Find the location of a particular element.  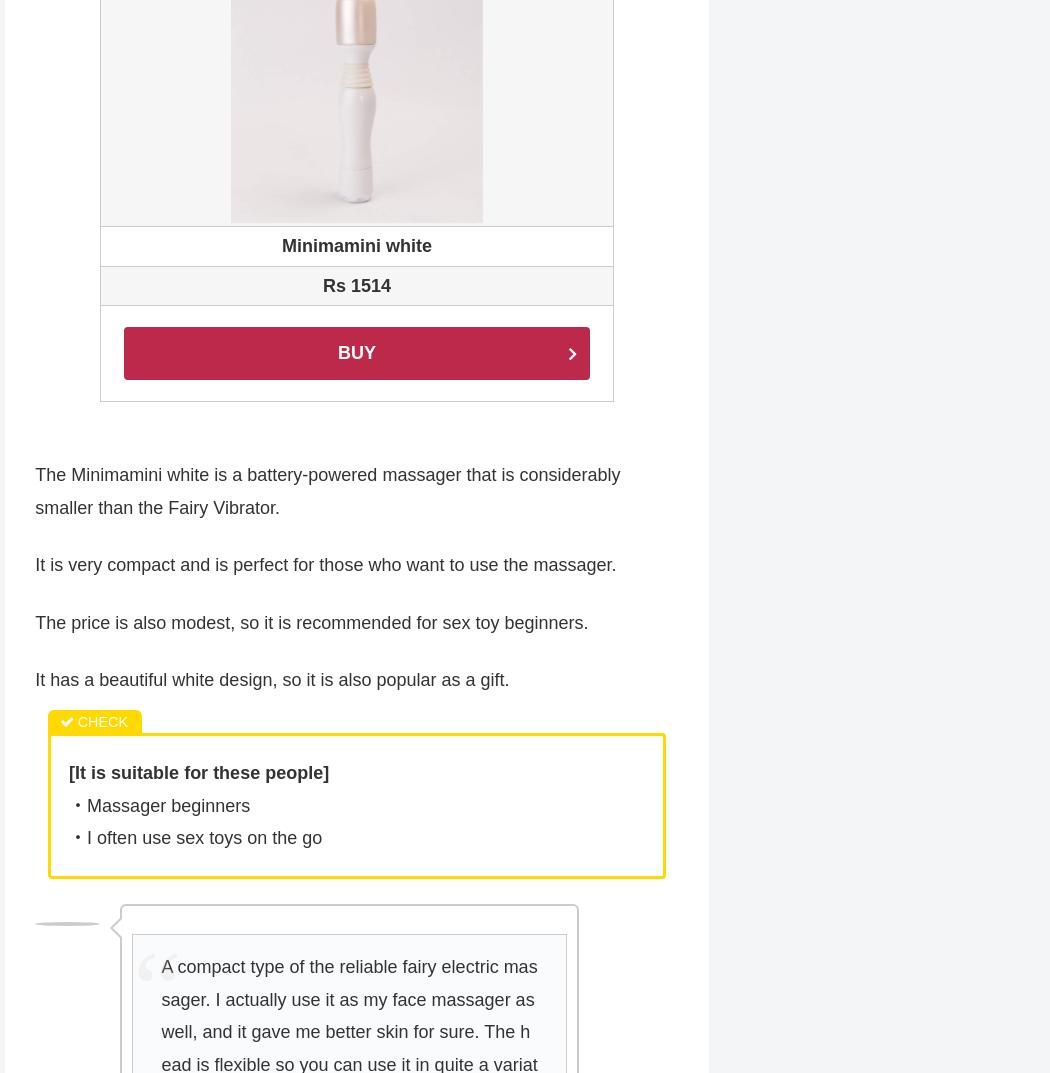

'Rs 1514' is located at coordinates (355, 286).